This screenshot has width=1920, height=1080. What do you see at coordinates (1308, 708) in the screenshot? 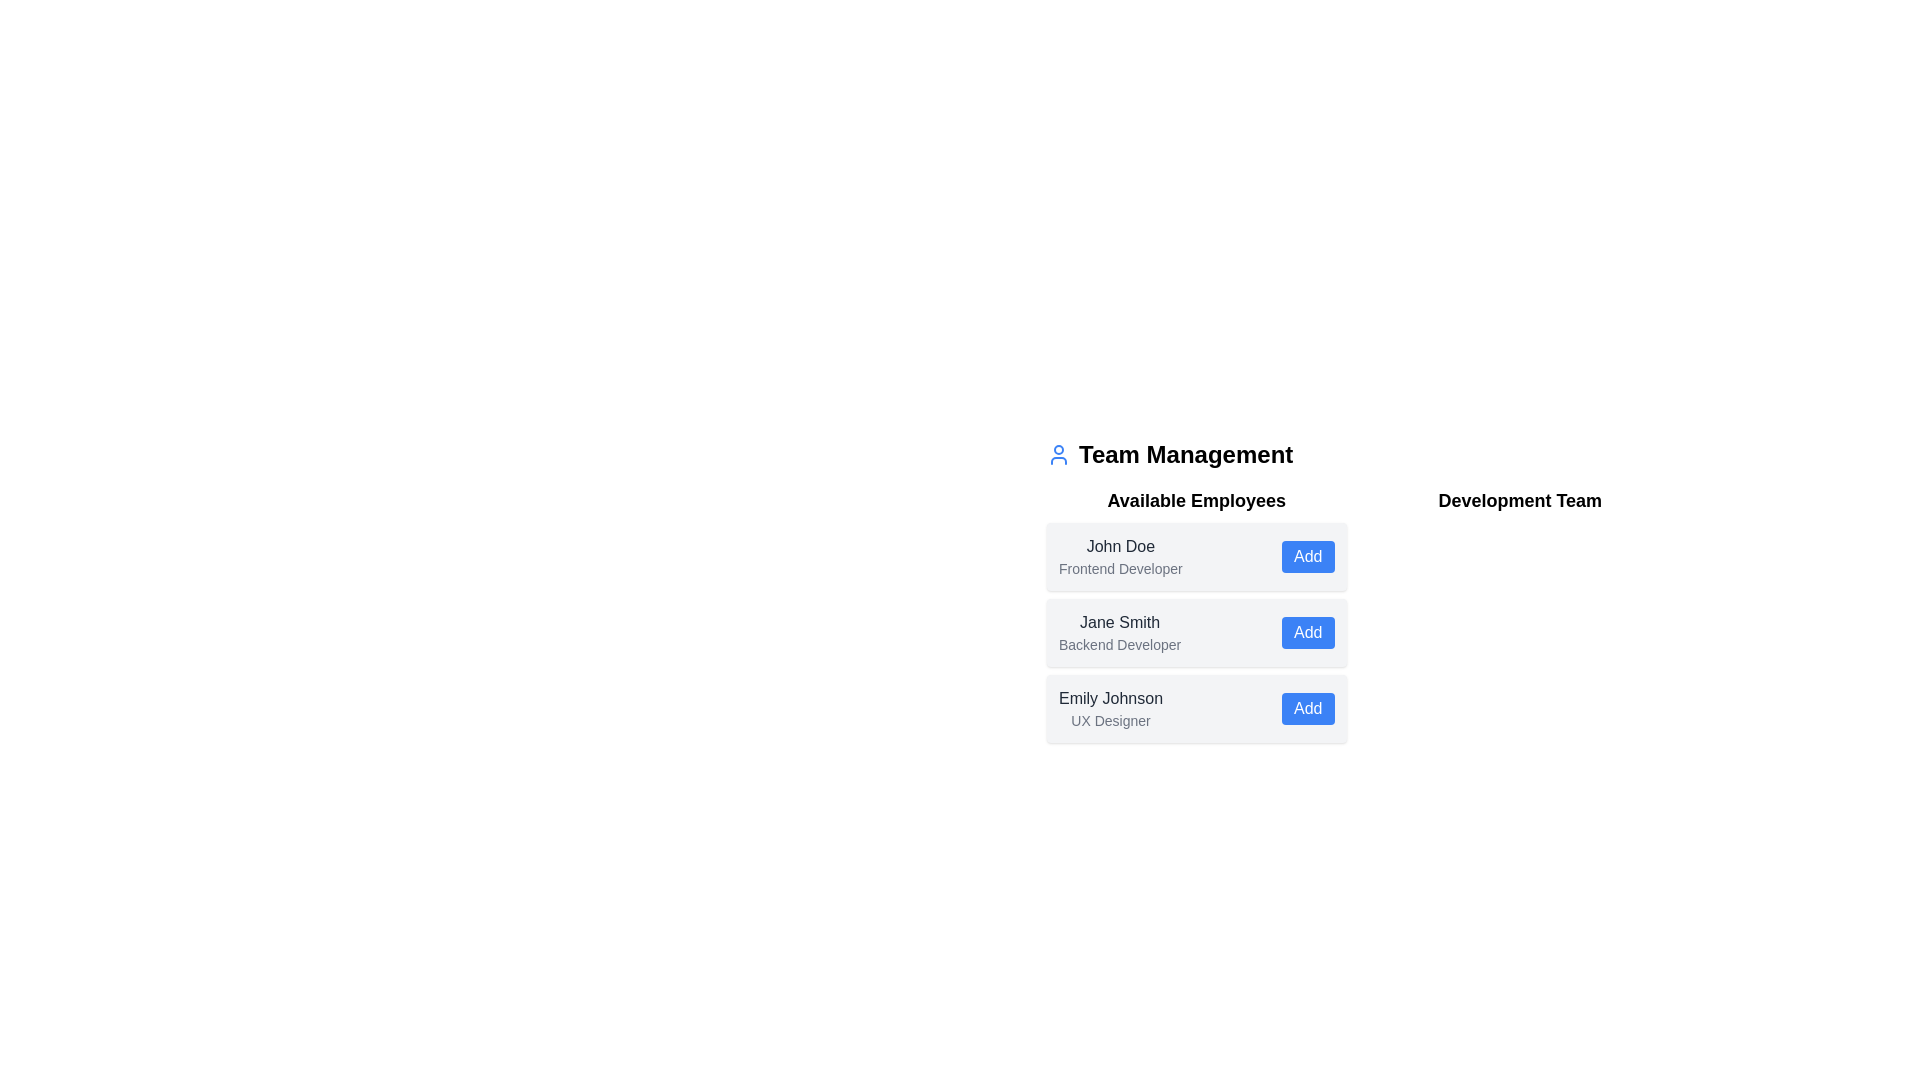
I see `the rectangular button with a blue background labeled 'Add'` at bounding box center [1308, 708].